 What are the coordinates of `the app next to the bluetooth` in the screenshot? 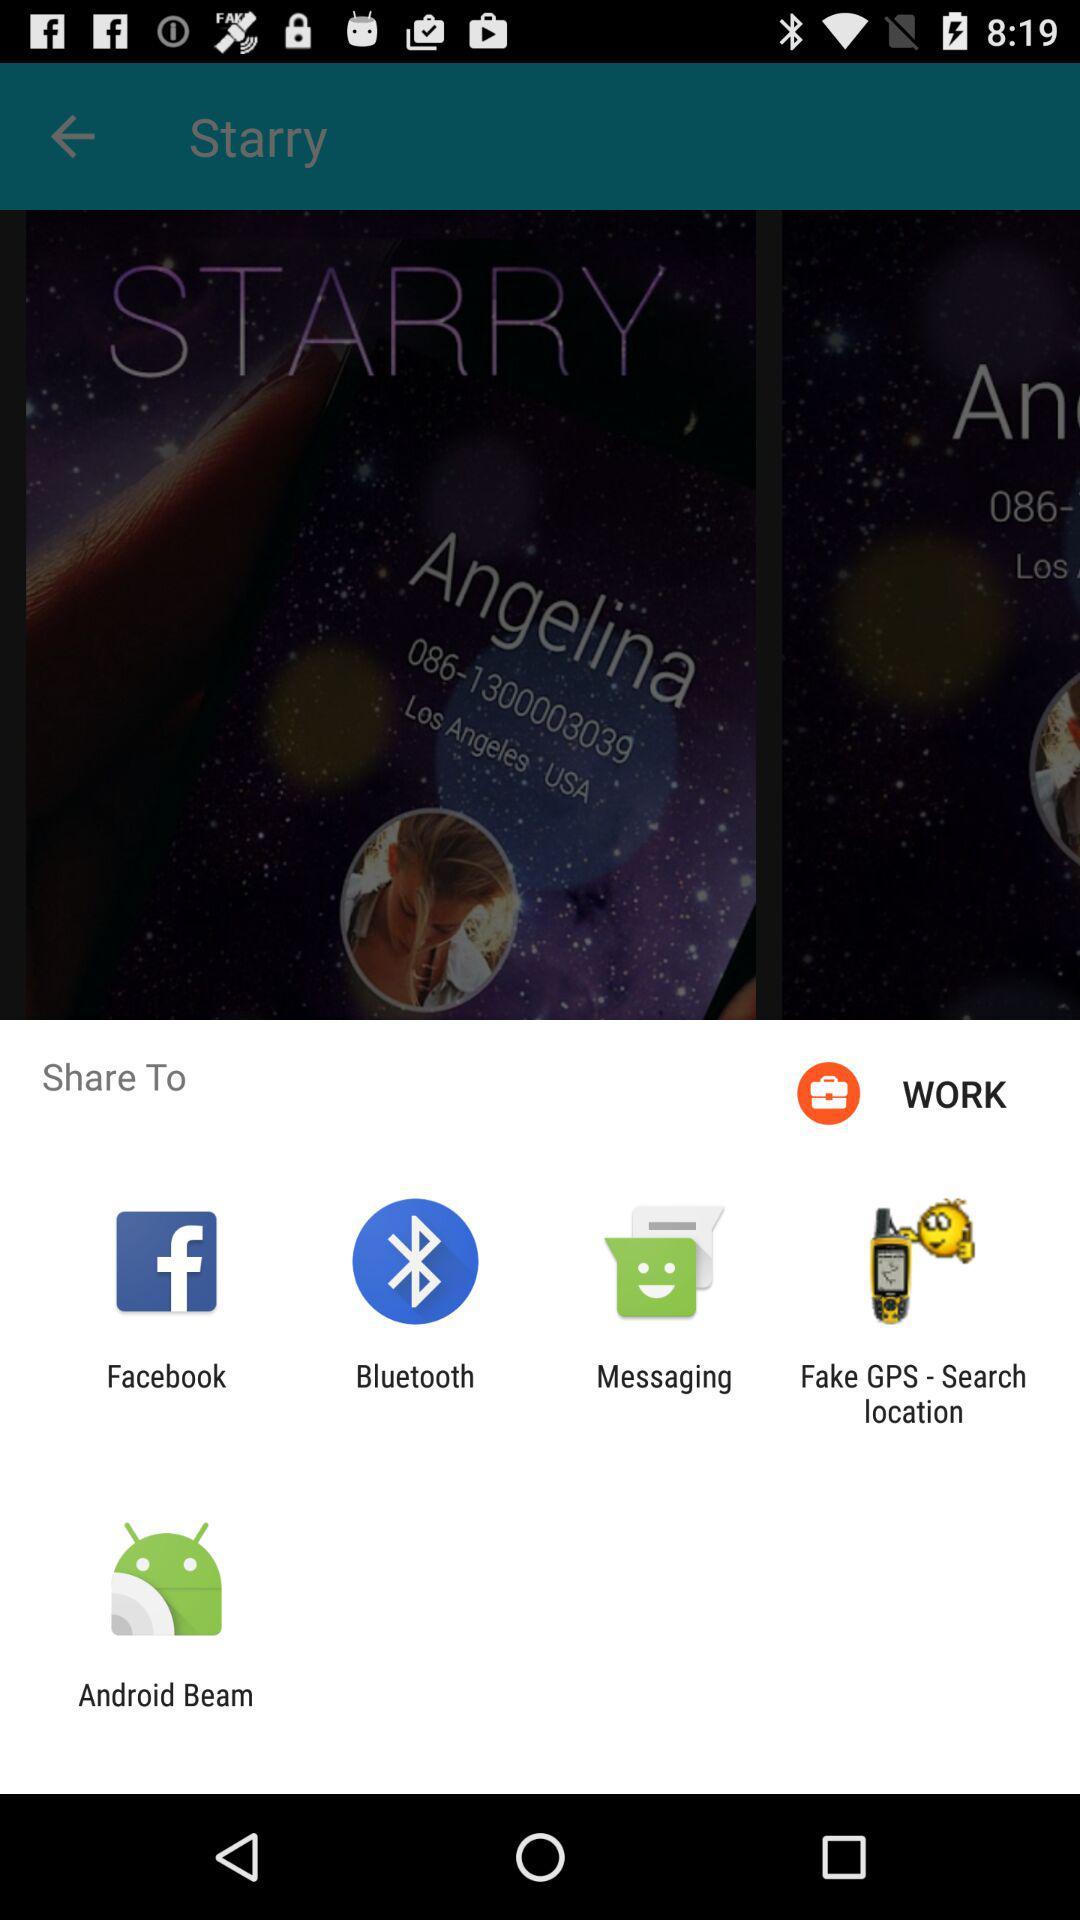 It's located at (165, 1392).